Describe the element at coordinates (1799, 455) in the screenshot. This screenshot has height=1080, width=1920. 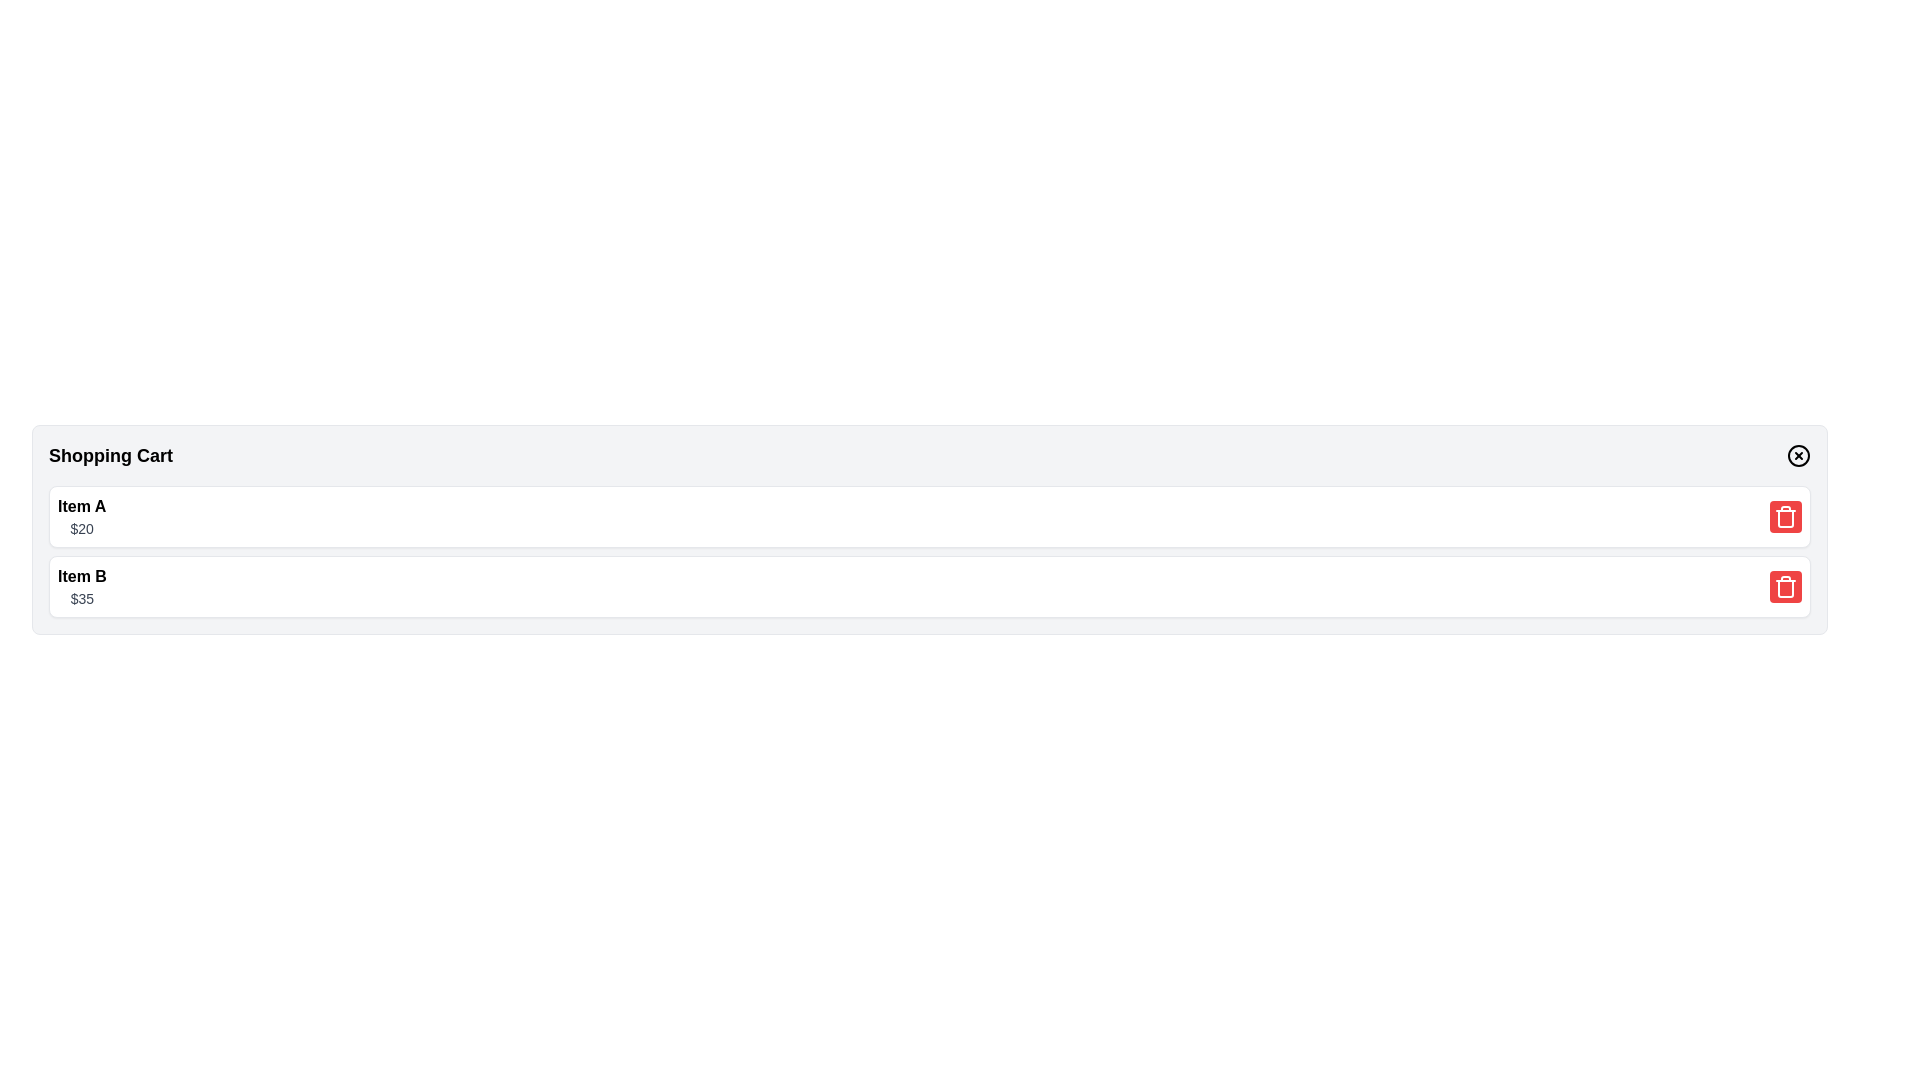
I see `the circular button with an 'X' icon in the center, located in the top-right corner of the Shopping Cart header section` at that location.